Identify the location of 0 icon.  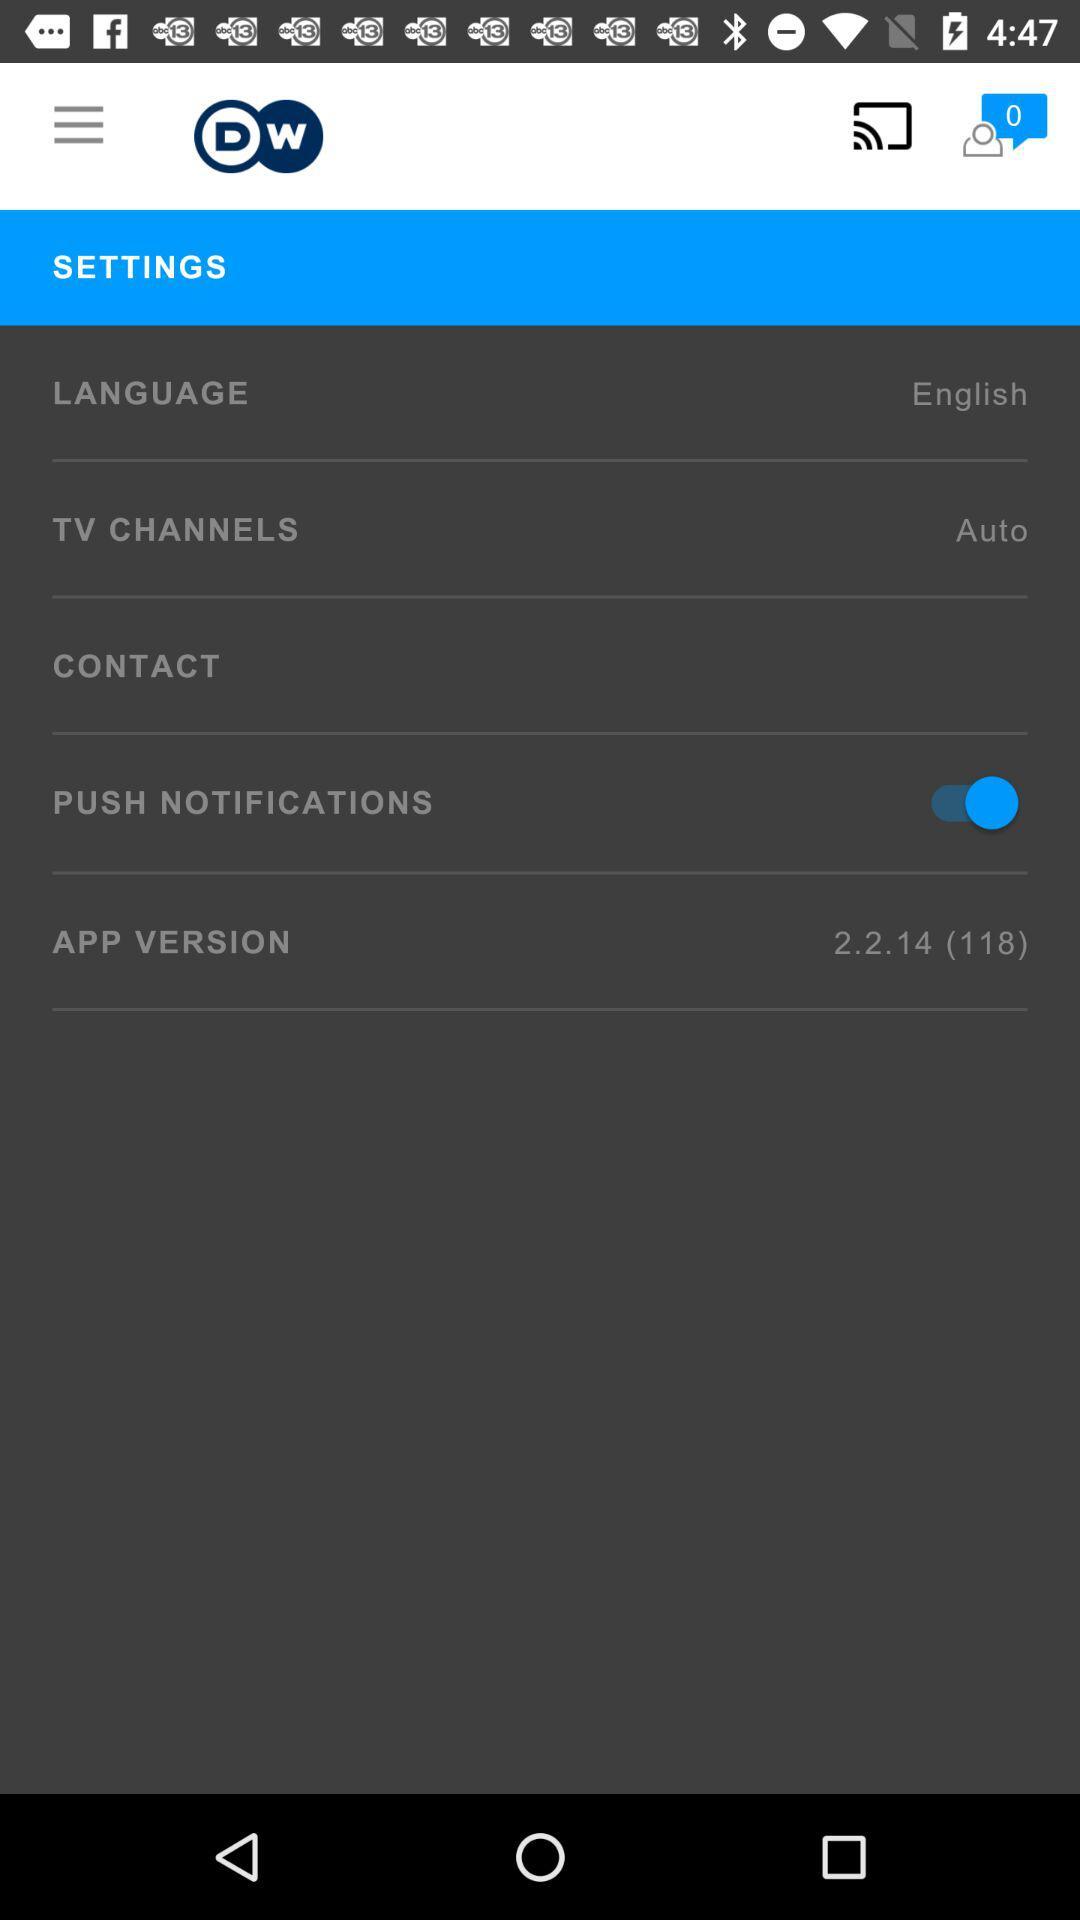
(1003, 124).